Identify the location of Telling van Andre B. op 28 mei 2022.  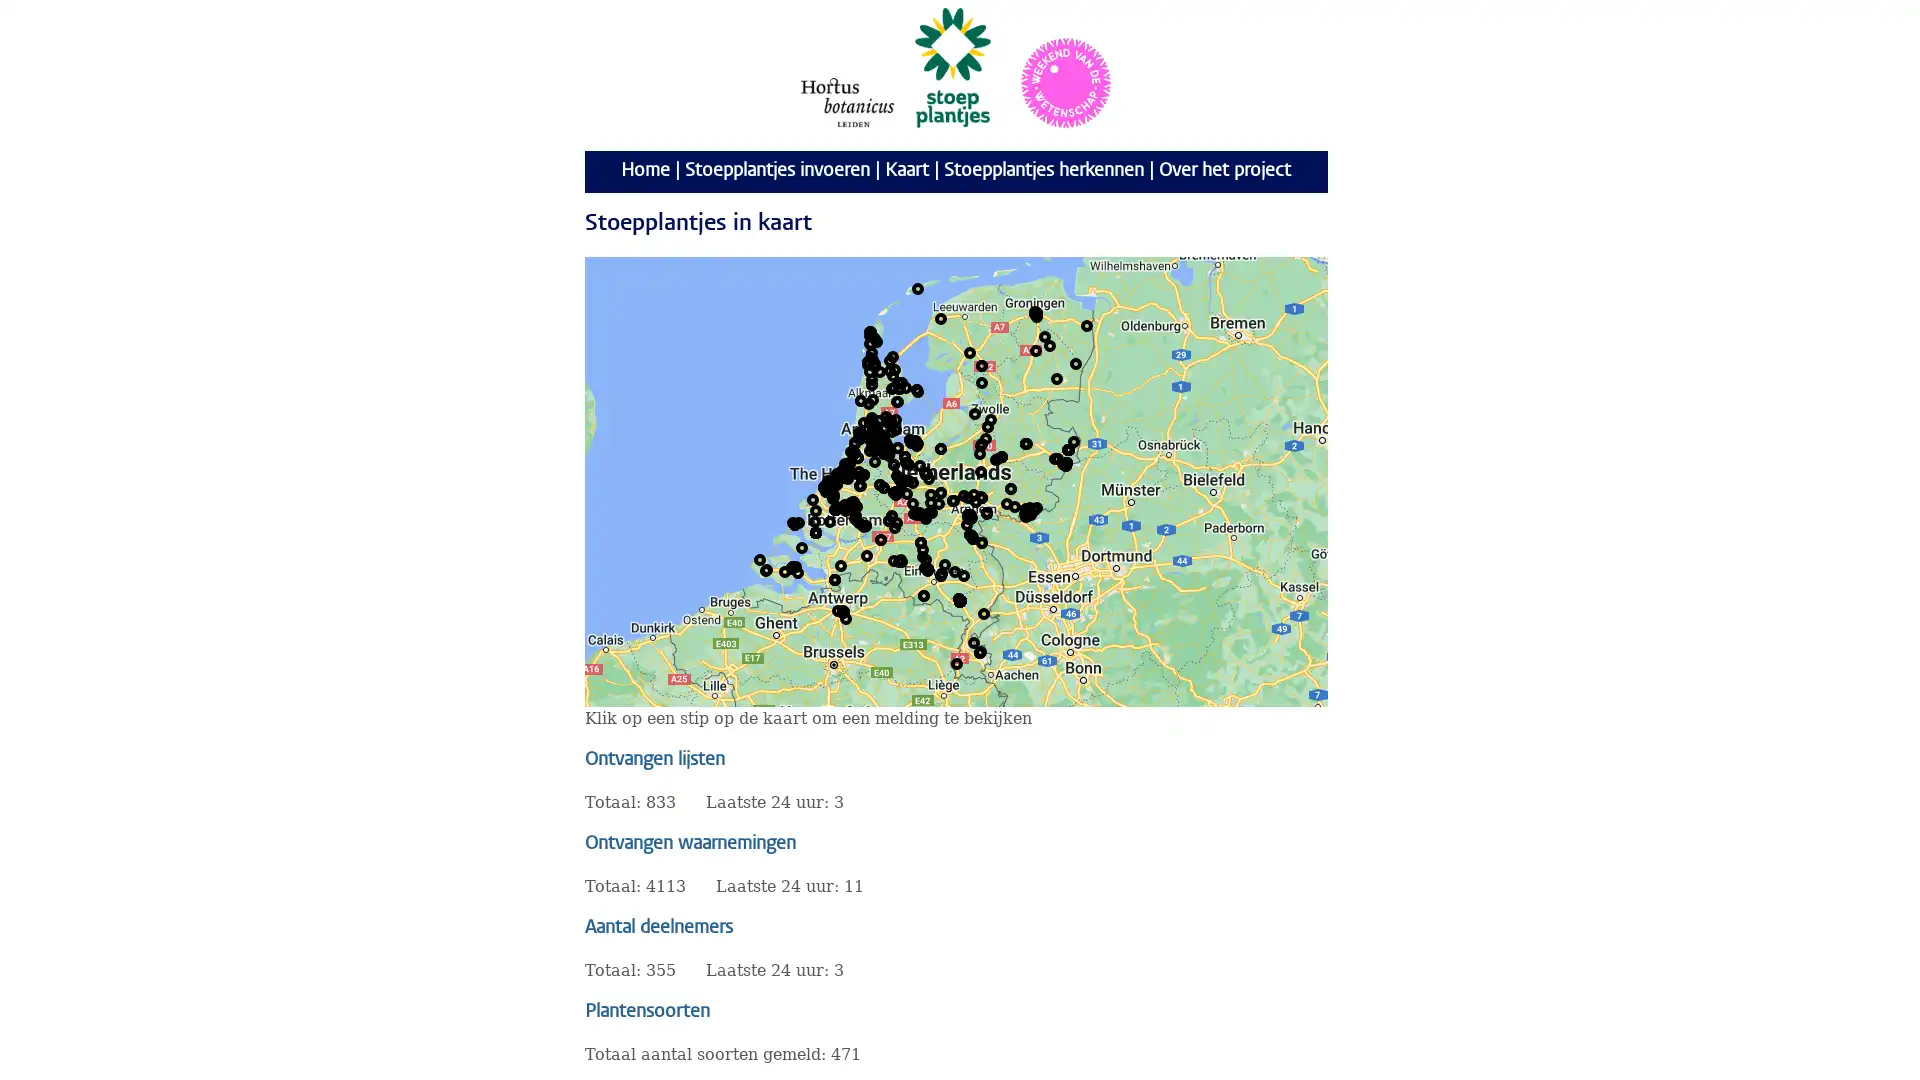
(843, 475).